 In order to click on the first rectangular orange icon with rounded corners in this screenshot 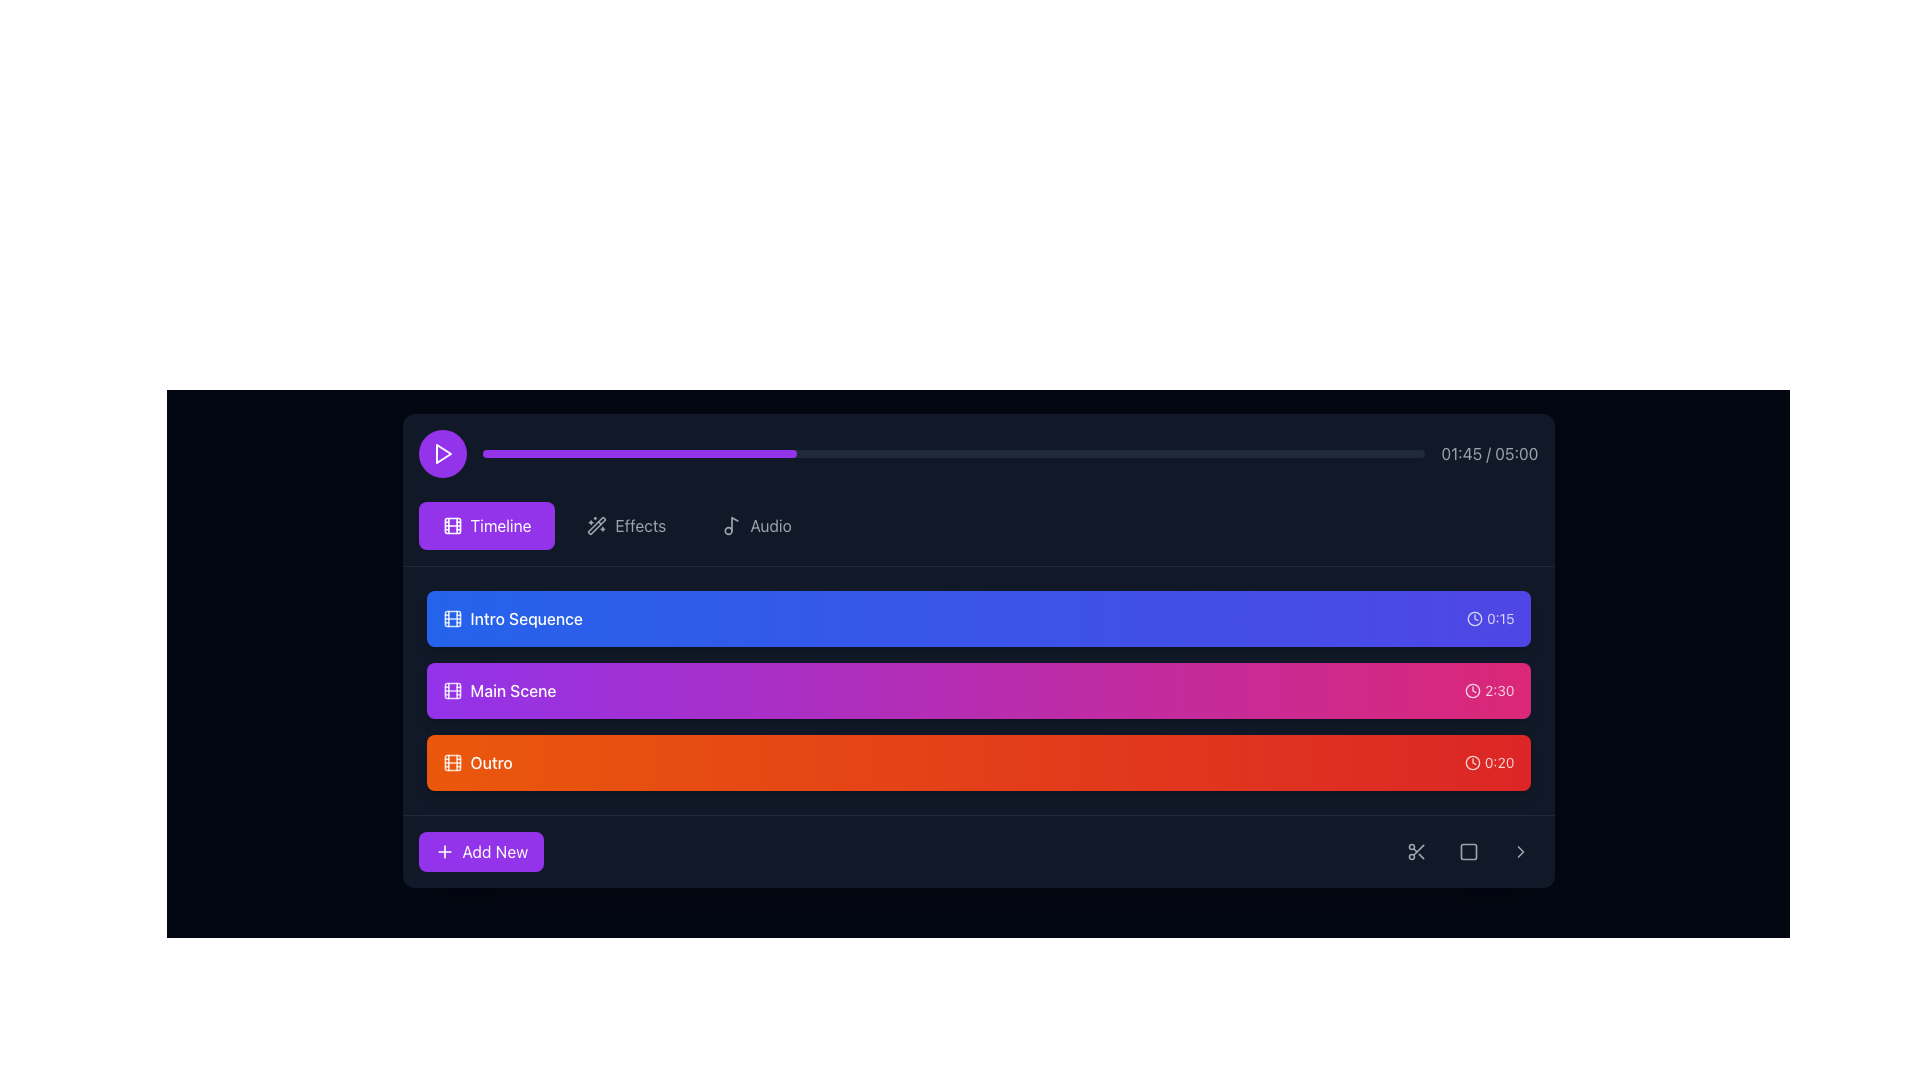, I will do `click(451, 763)`.